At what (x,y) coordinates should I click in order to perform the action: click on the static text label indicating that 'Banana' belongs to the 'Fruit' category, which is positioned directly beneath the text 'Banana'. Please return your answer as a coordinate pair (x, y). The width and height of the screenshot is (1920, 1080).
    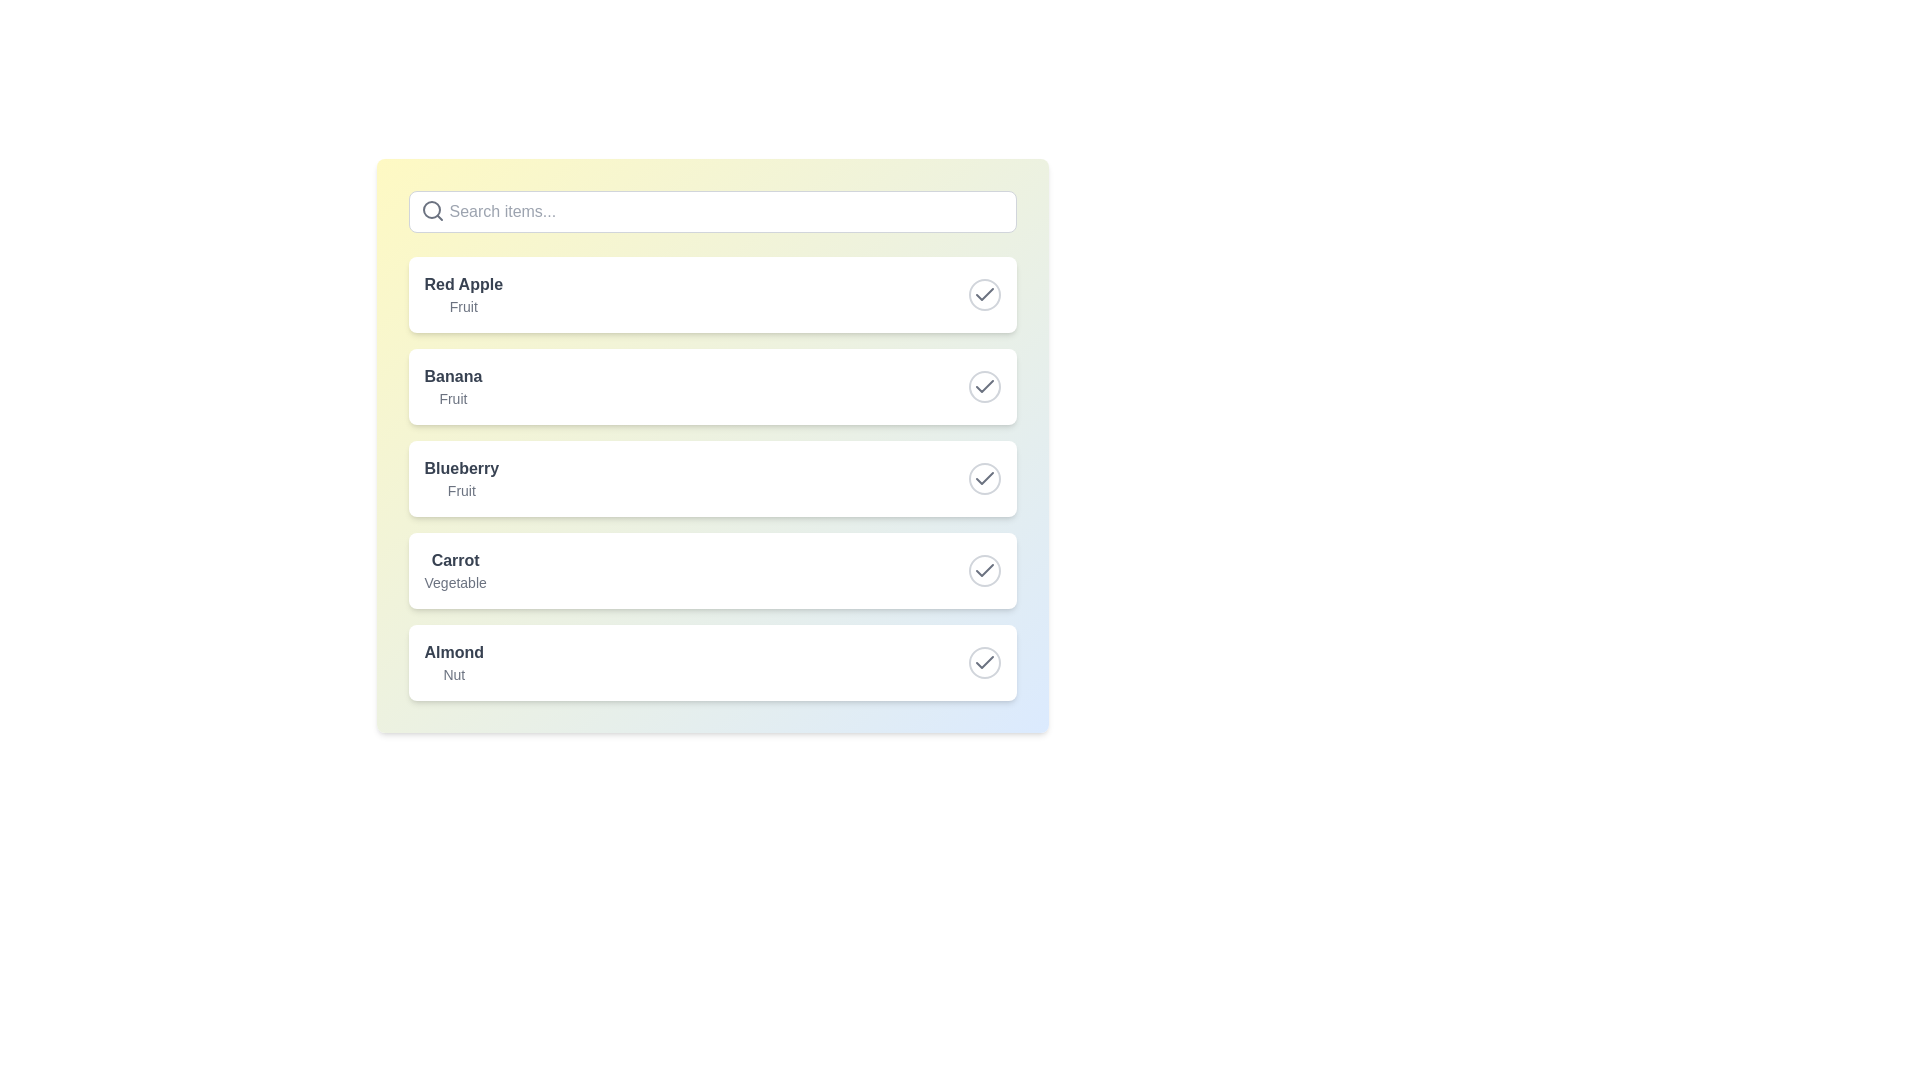
    Looking at the image, I should click on (452, 398).